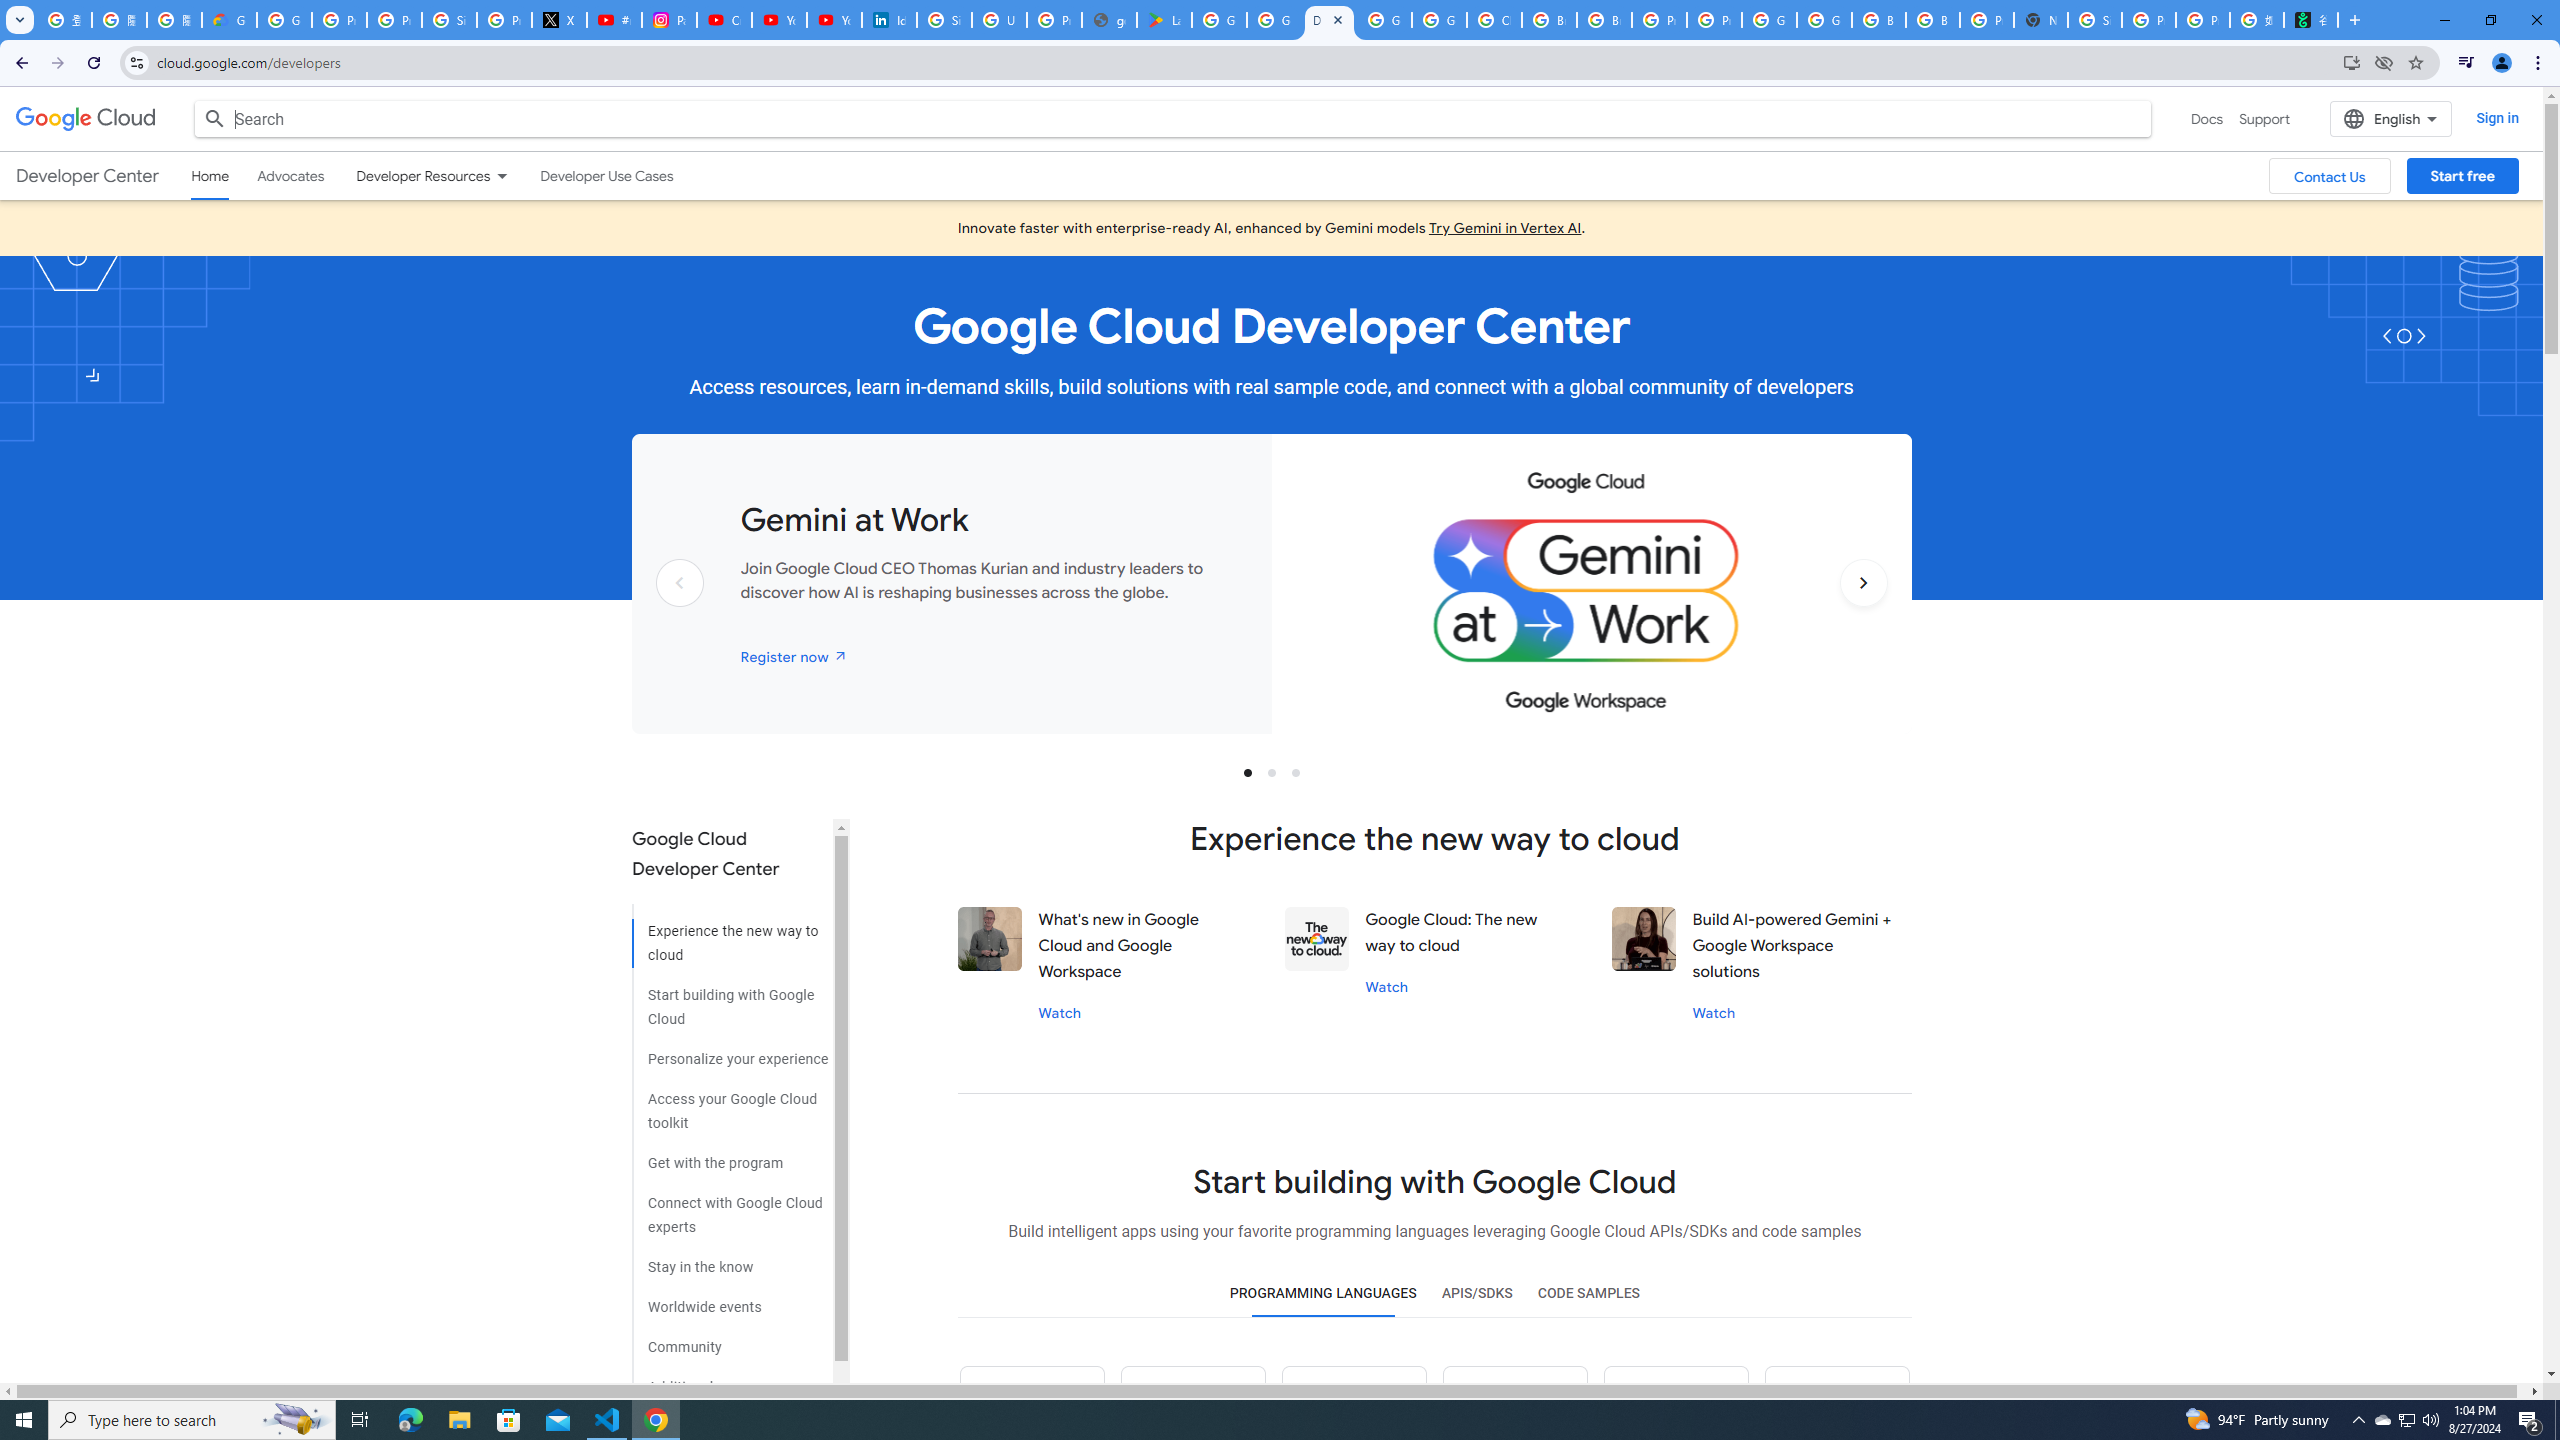  Describe the element at coordinates (729, 1156) in the screenshot. I see `'Get with the program'` at that location.